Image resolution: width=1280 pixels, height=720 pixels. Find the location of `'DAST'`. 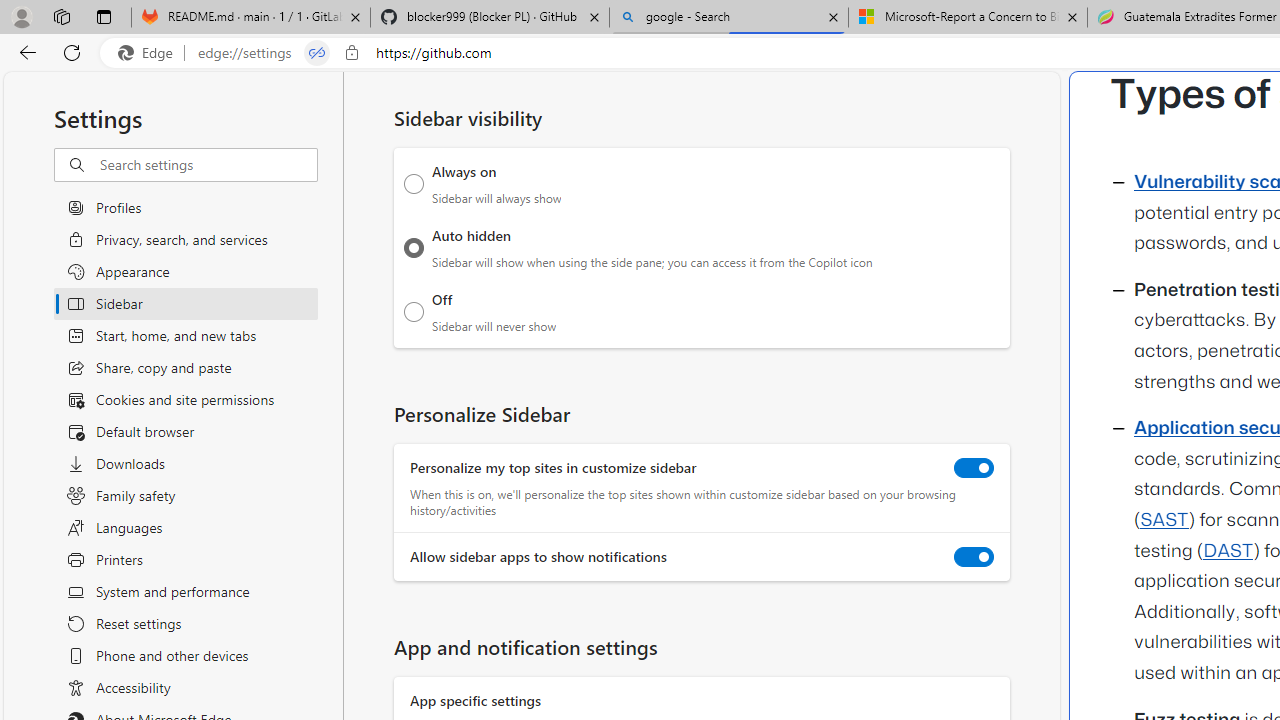

'DAST' is located at coordinates (1227, 551).